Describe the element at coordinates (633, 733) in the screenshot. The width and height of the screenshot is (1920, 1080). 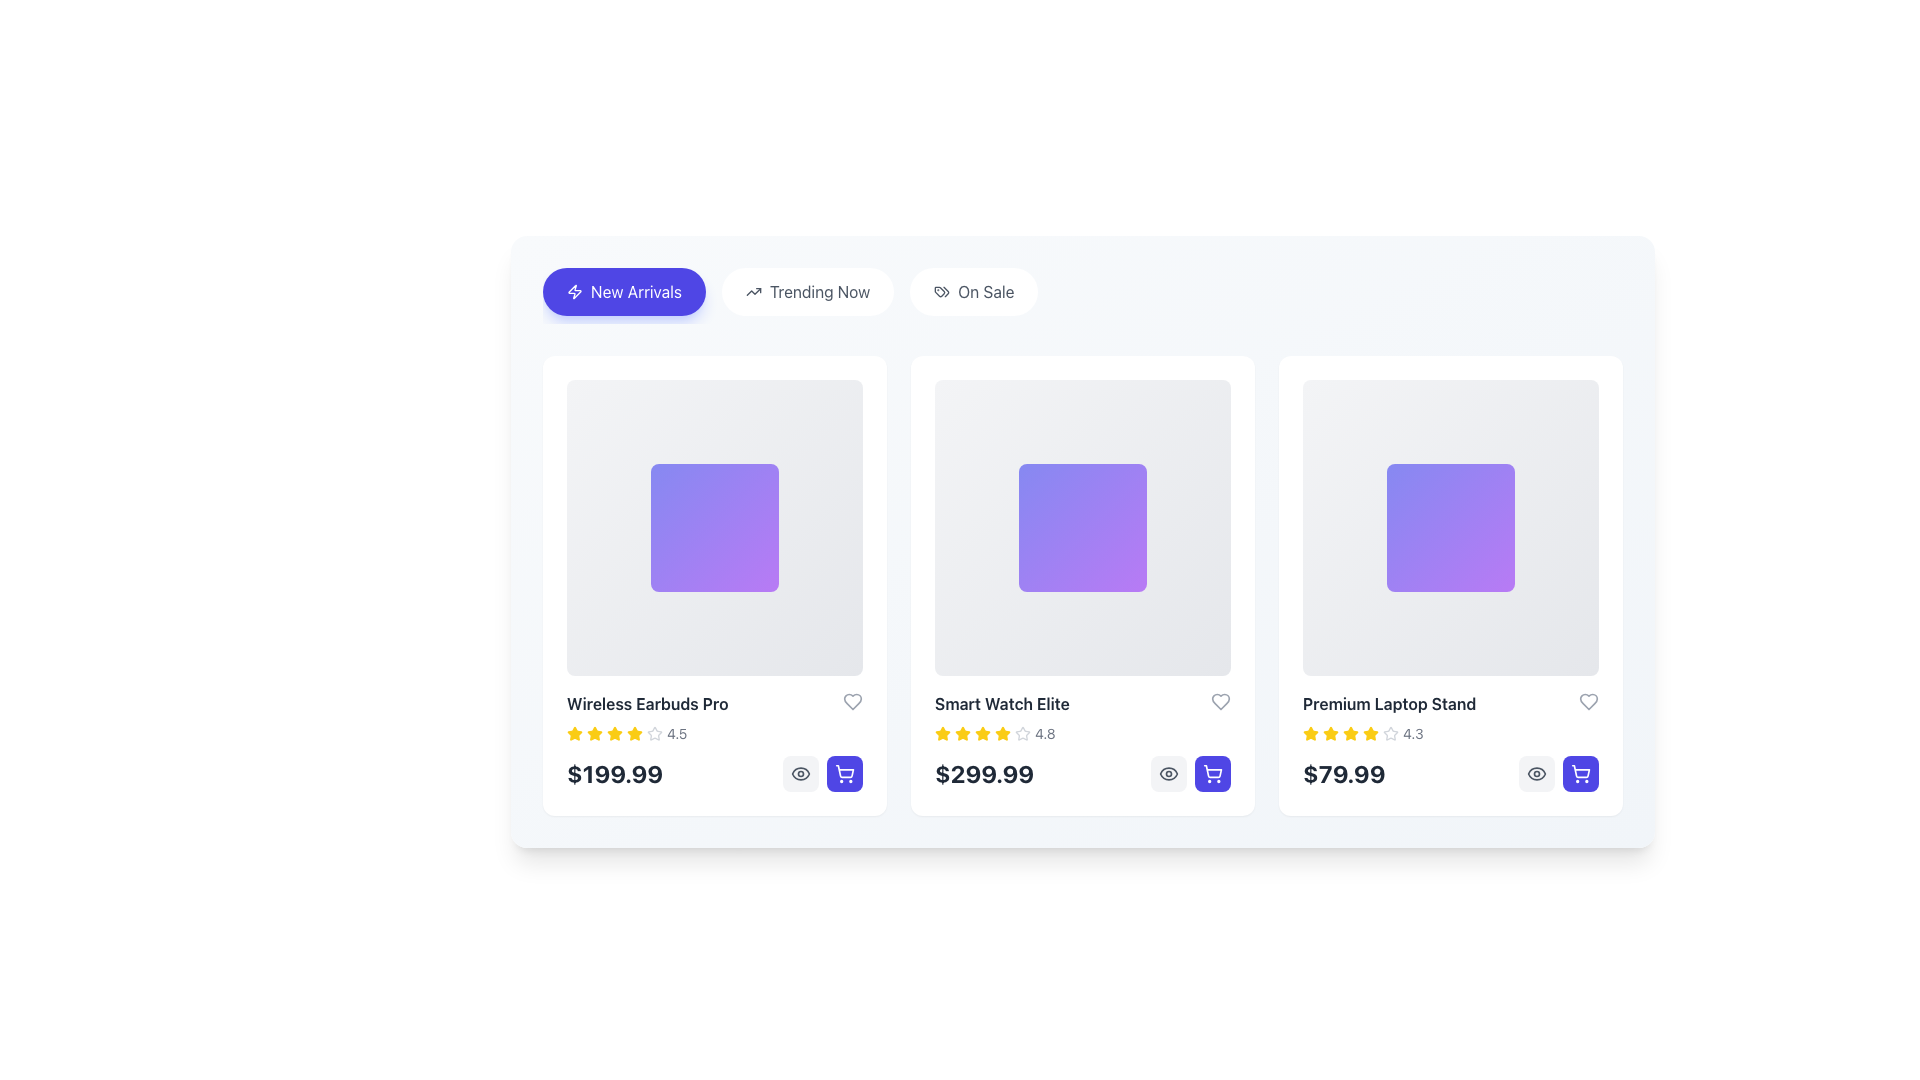
I see `the small yellow star icon at the far-right end of the star group above the numerical rating '4.5' for 'Wireless Earbuds Pro' to interact with it` at that location.